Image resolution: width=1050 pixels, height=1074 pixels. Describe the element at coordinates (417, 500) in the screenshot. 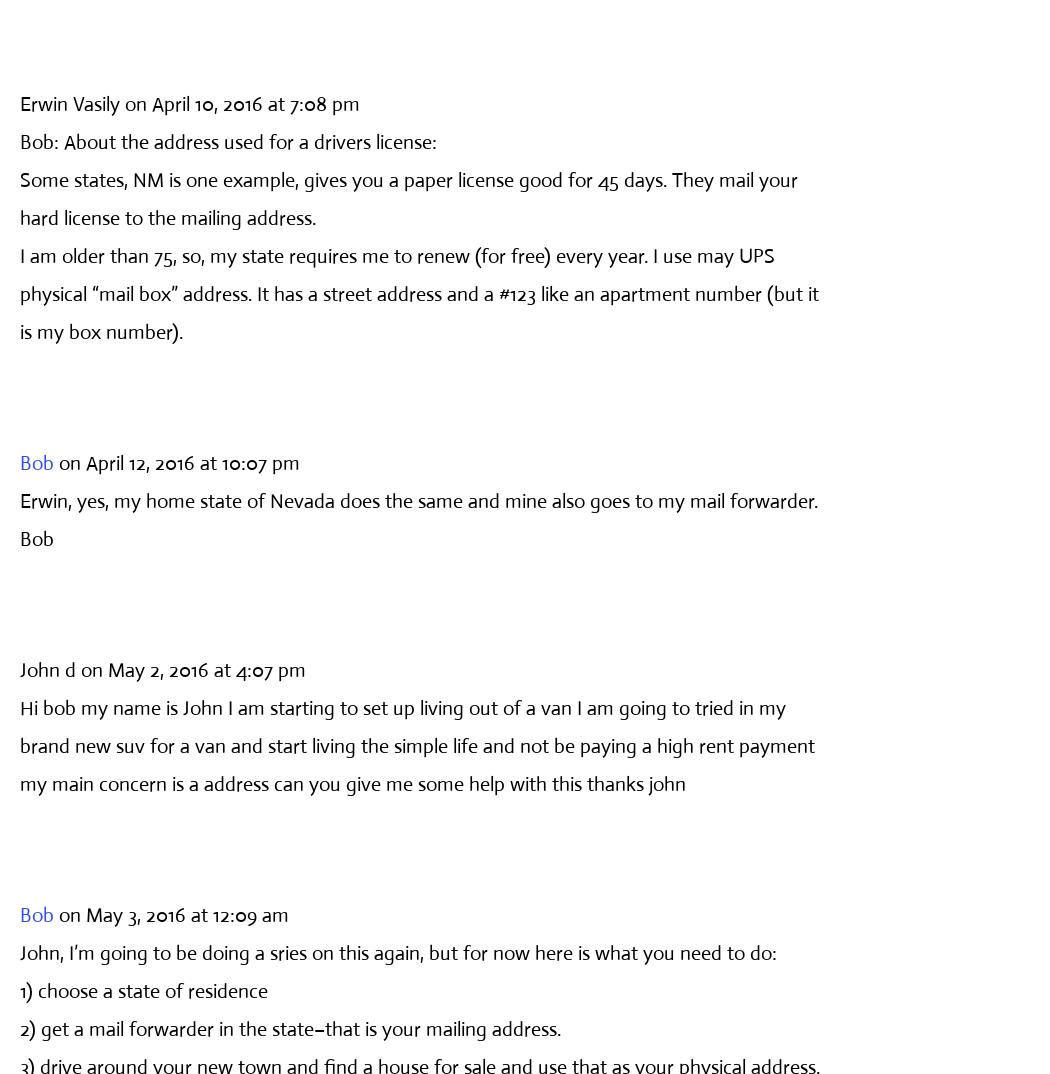

I see `'Erwin, yes, my home state of Nevada does the same and mine also goes to my mail forwarder.'` at that location.